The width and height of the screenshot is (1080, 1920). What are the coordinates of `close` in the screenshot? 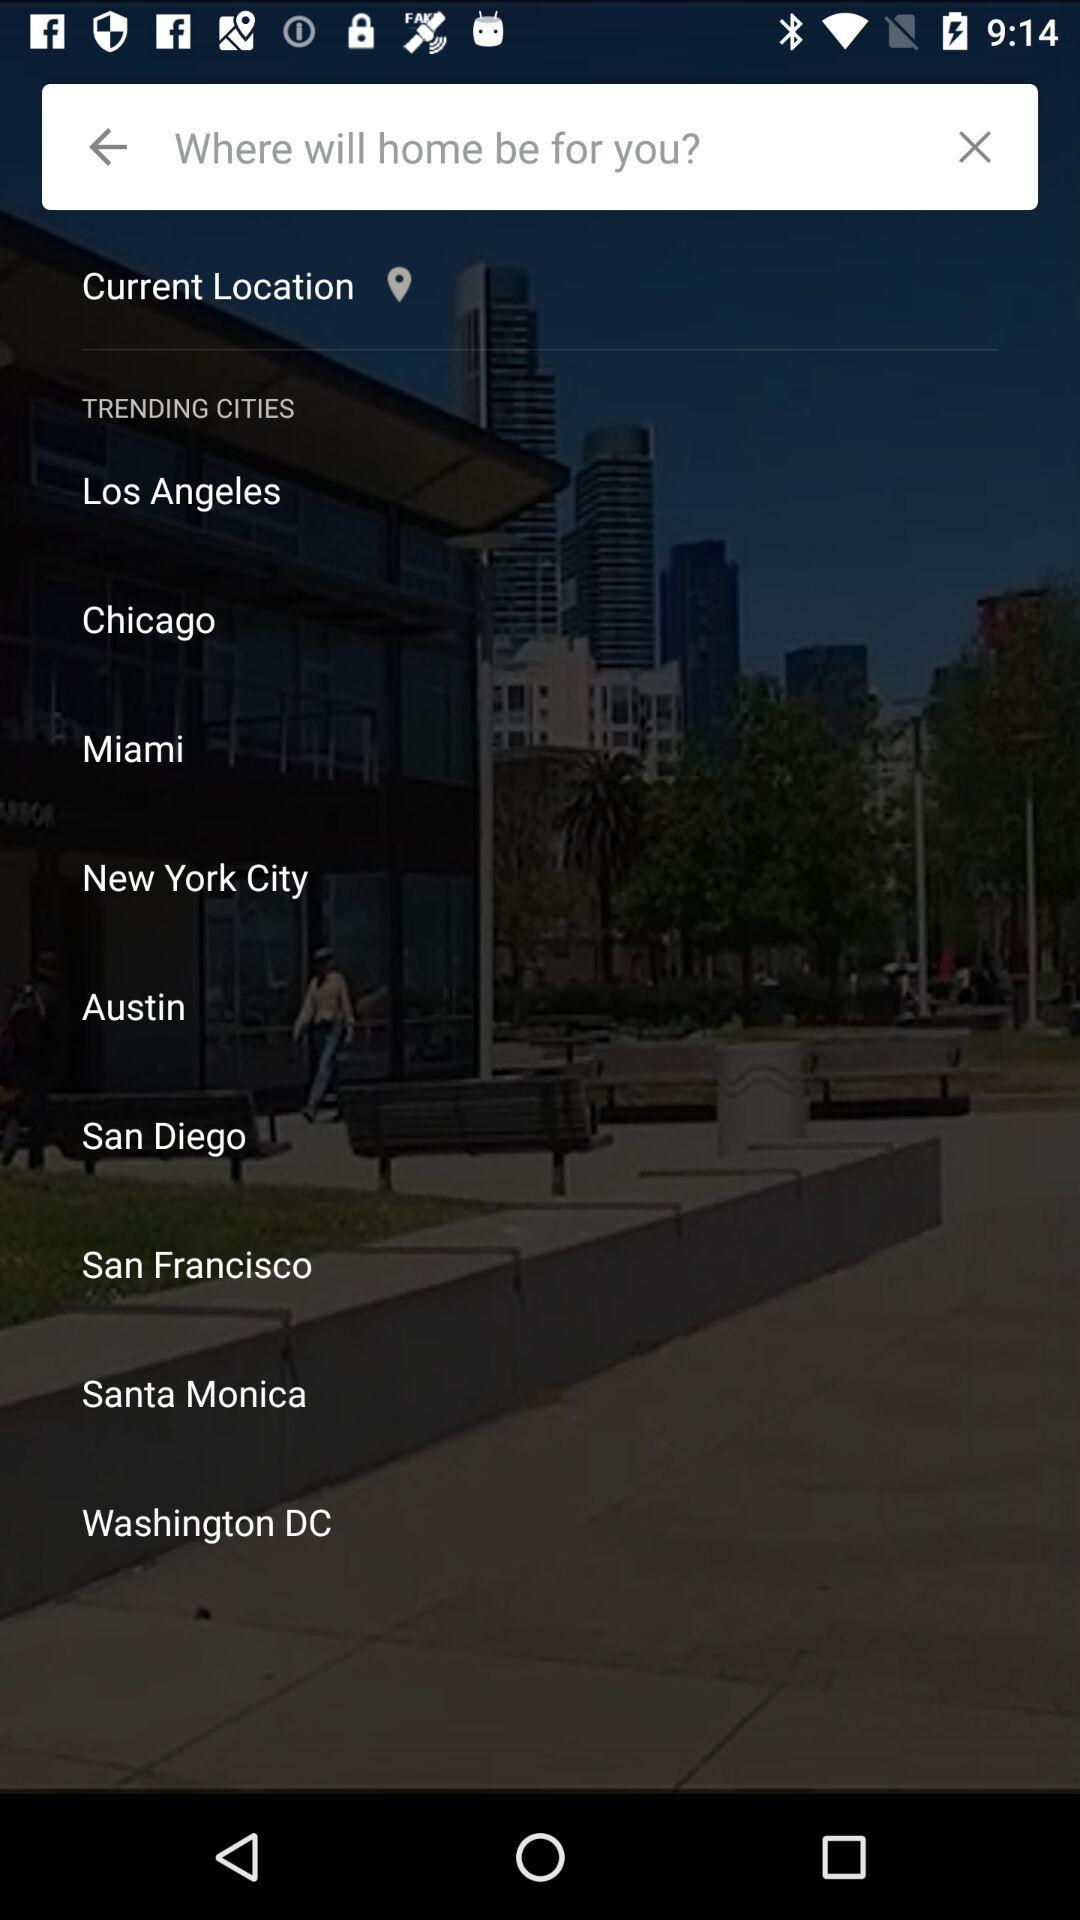 It's located at (984, 146).